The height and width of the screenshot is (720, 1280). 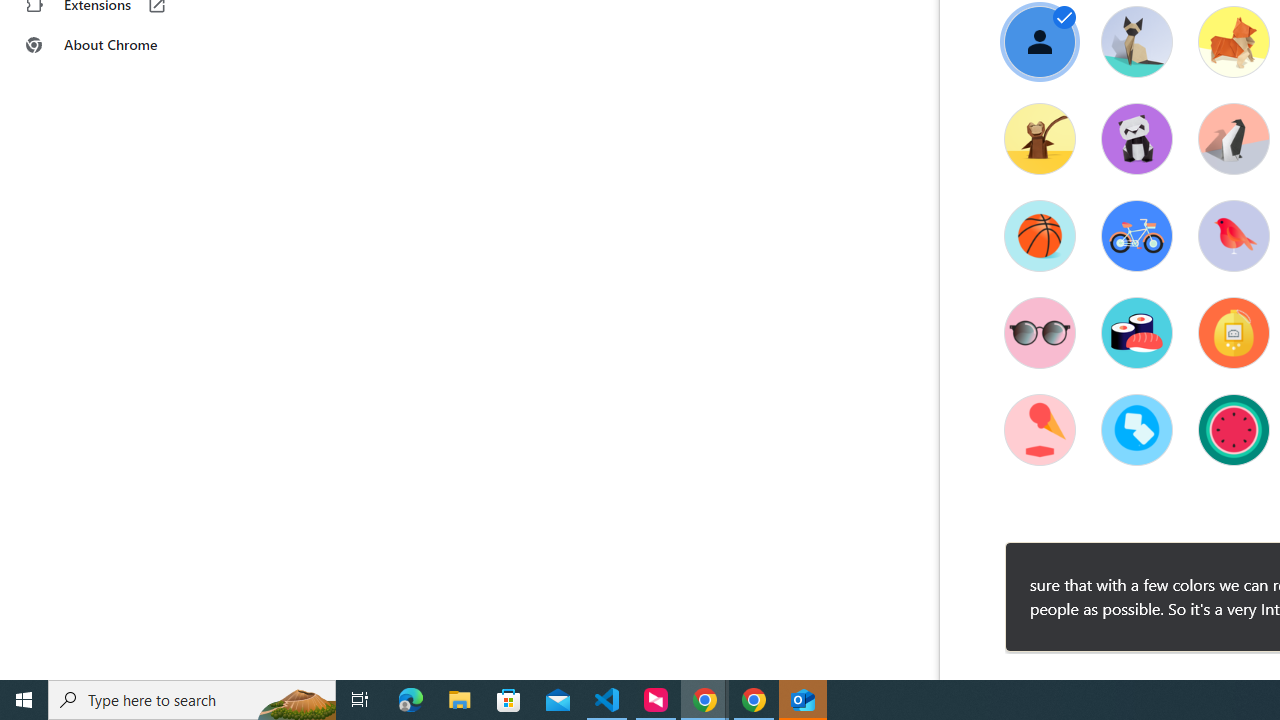 What do you see at coordinates (123, 45) in the screenshot?
I see `'About Chrome'` at bounding box center [123, 45].